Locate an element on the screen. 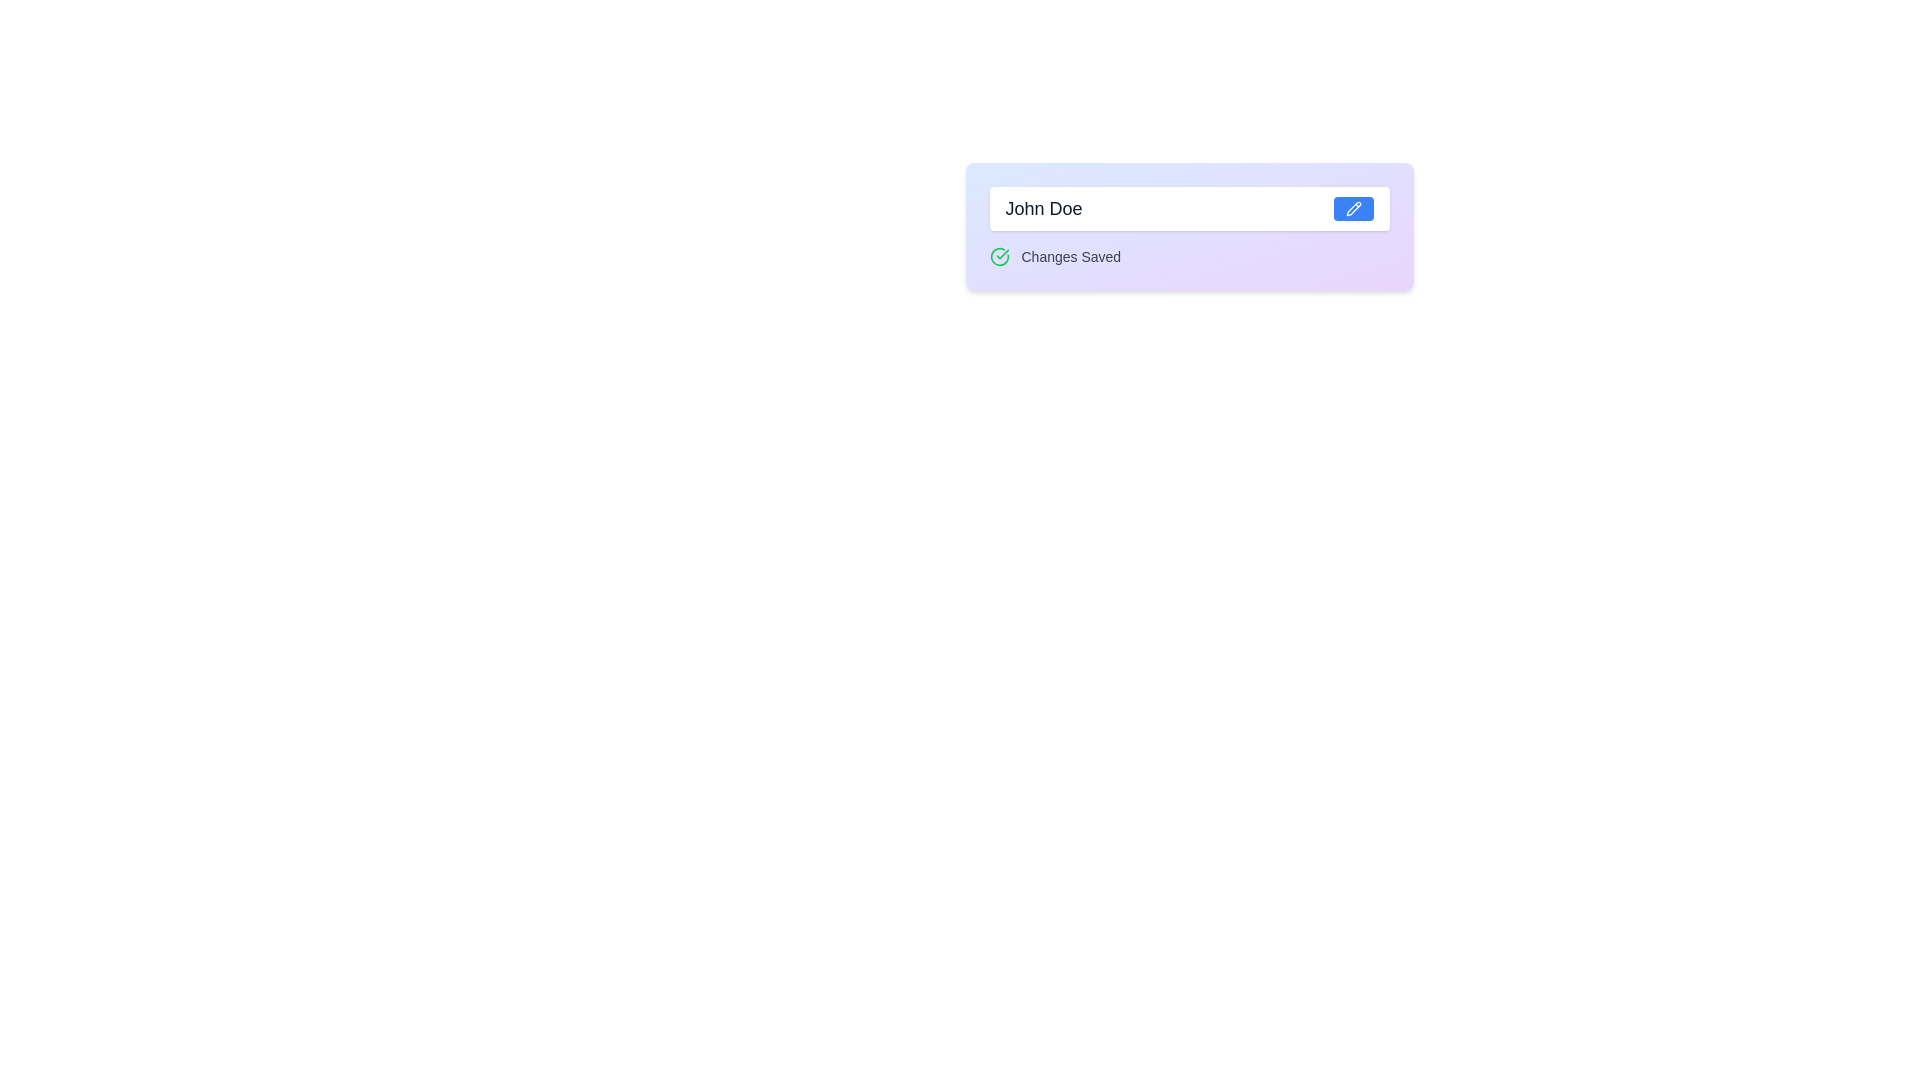  the success icon located to the left of the 'Changes Saved' text, which indicates a successful action or state is located at coordinates (999, 256).